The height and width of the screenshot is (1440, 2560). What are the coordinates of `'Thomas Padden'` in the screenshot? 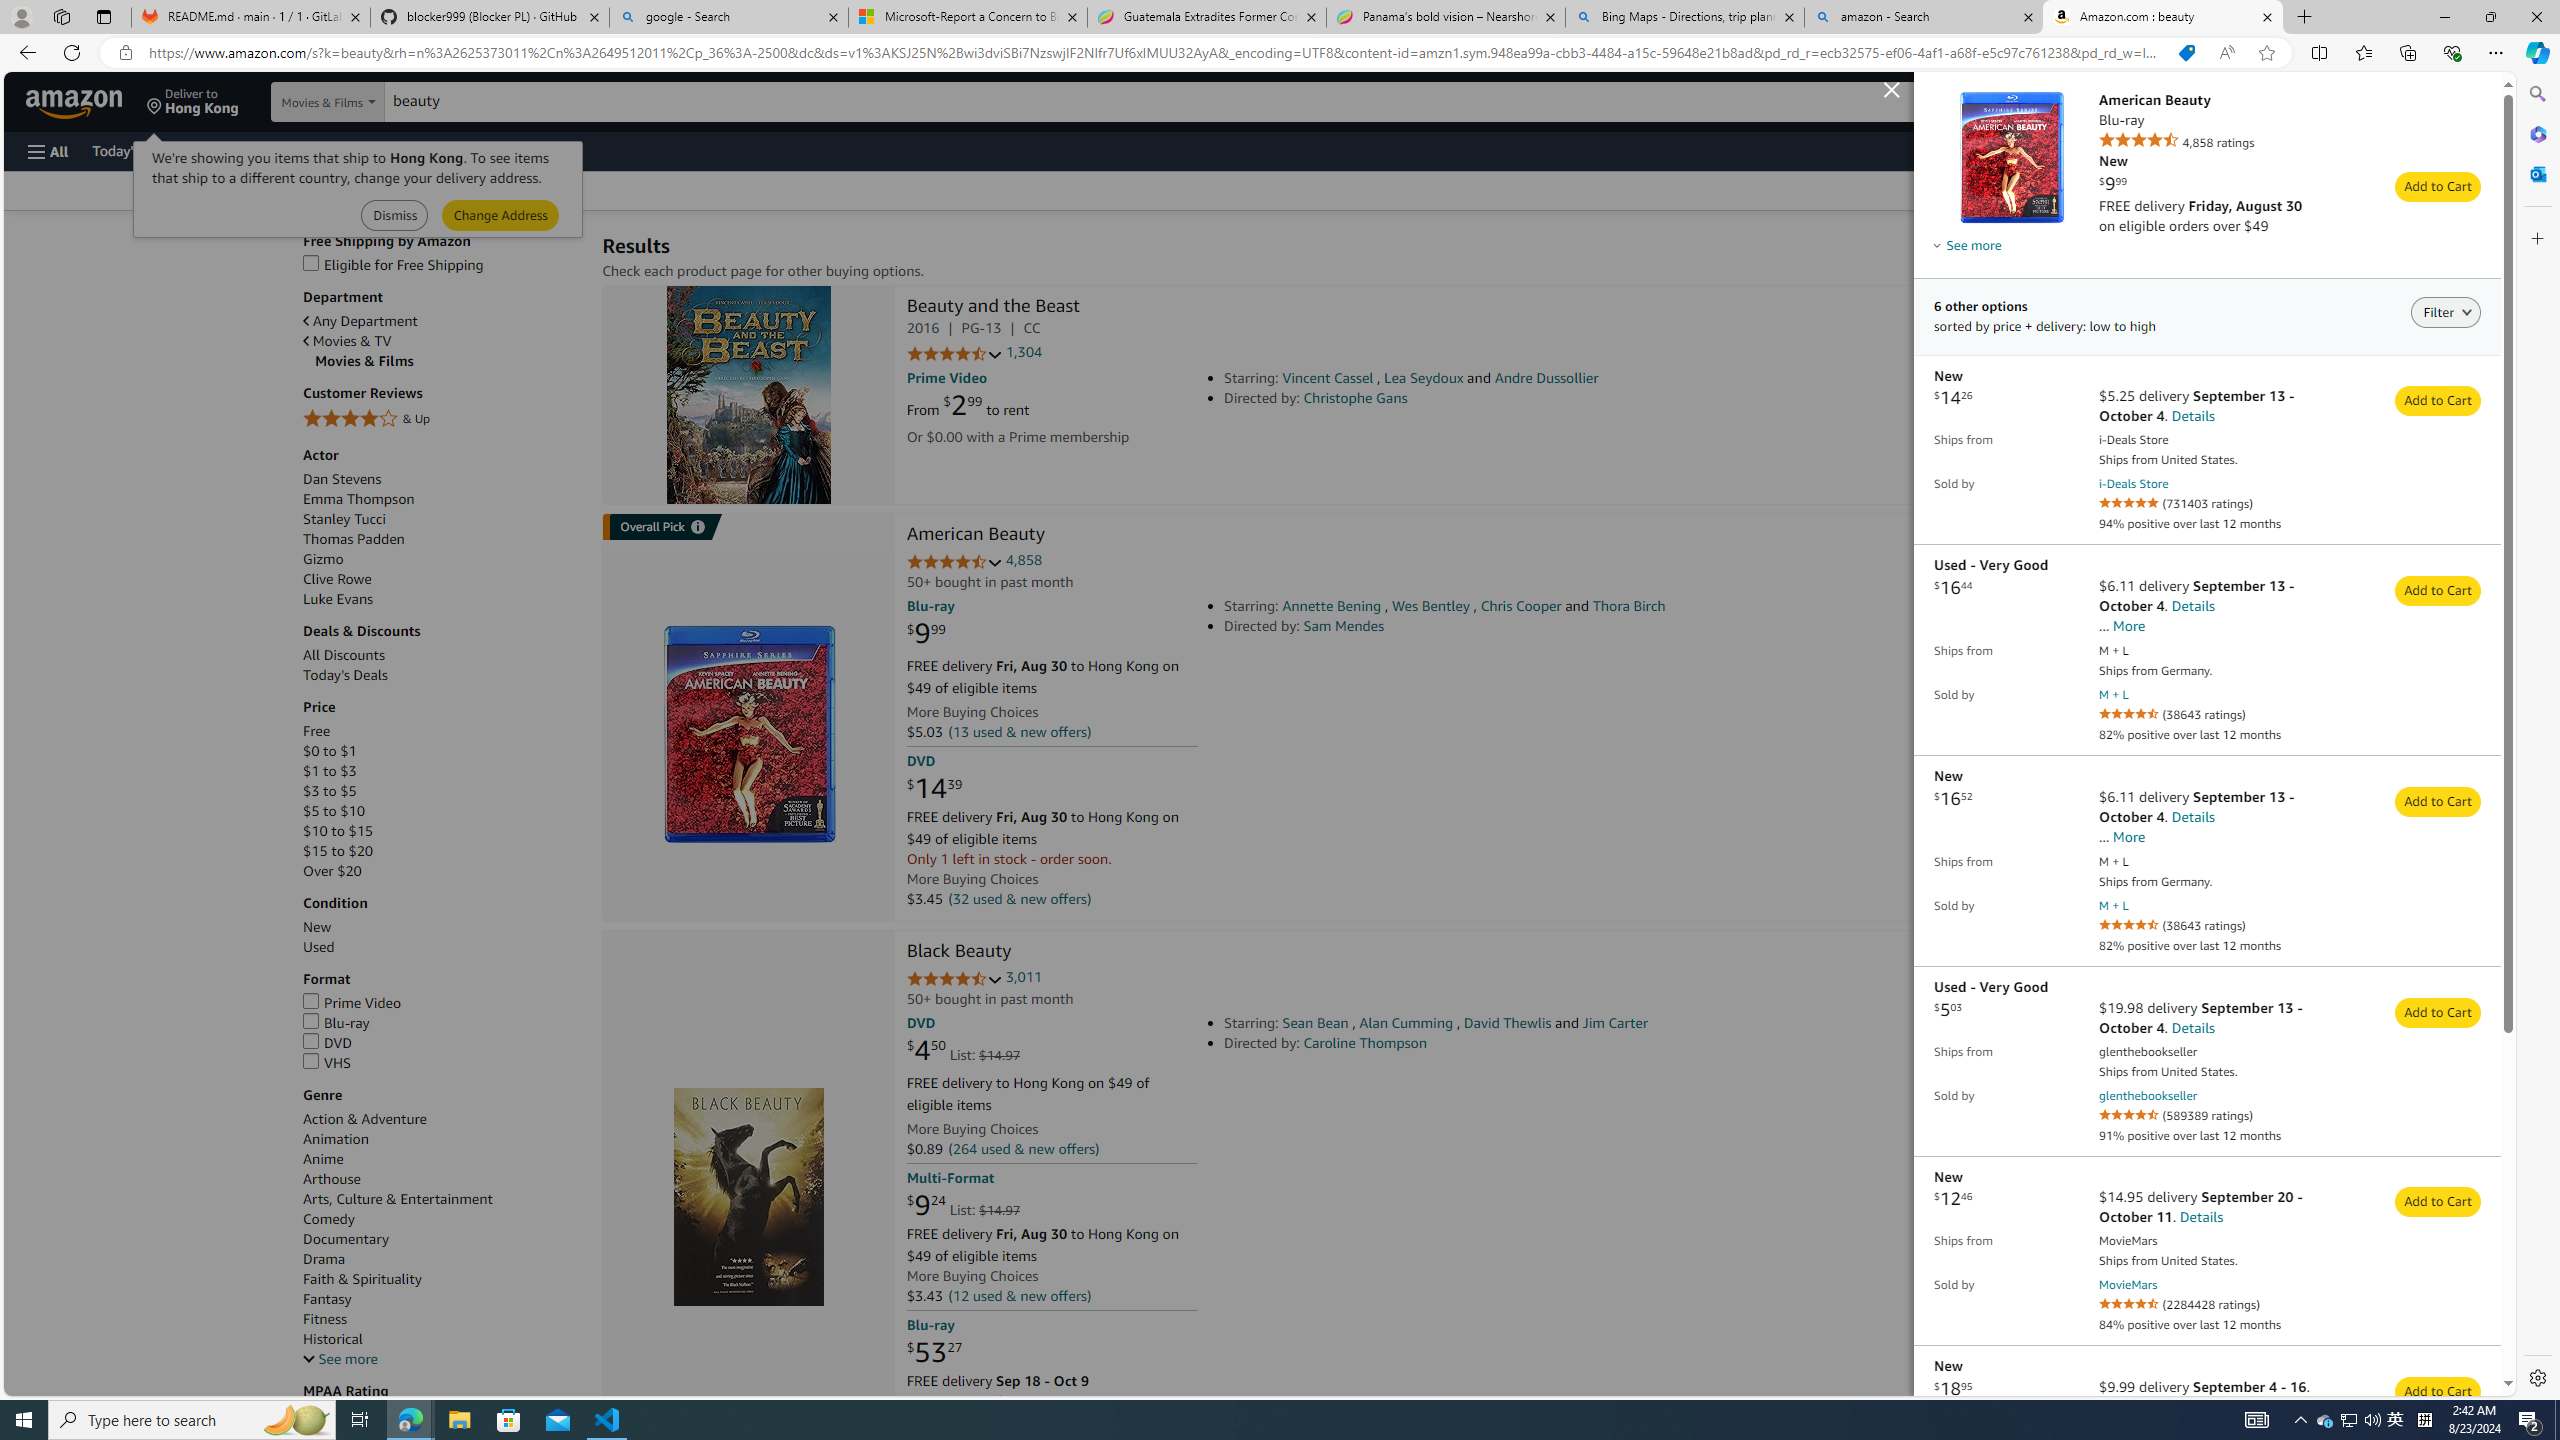 It's located at (441, 540).